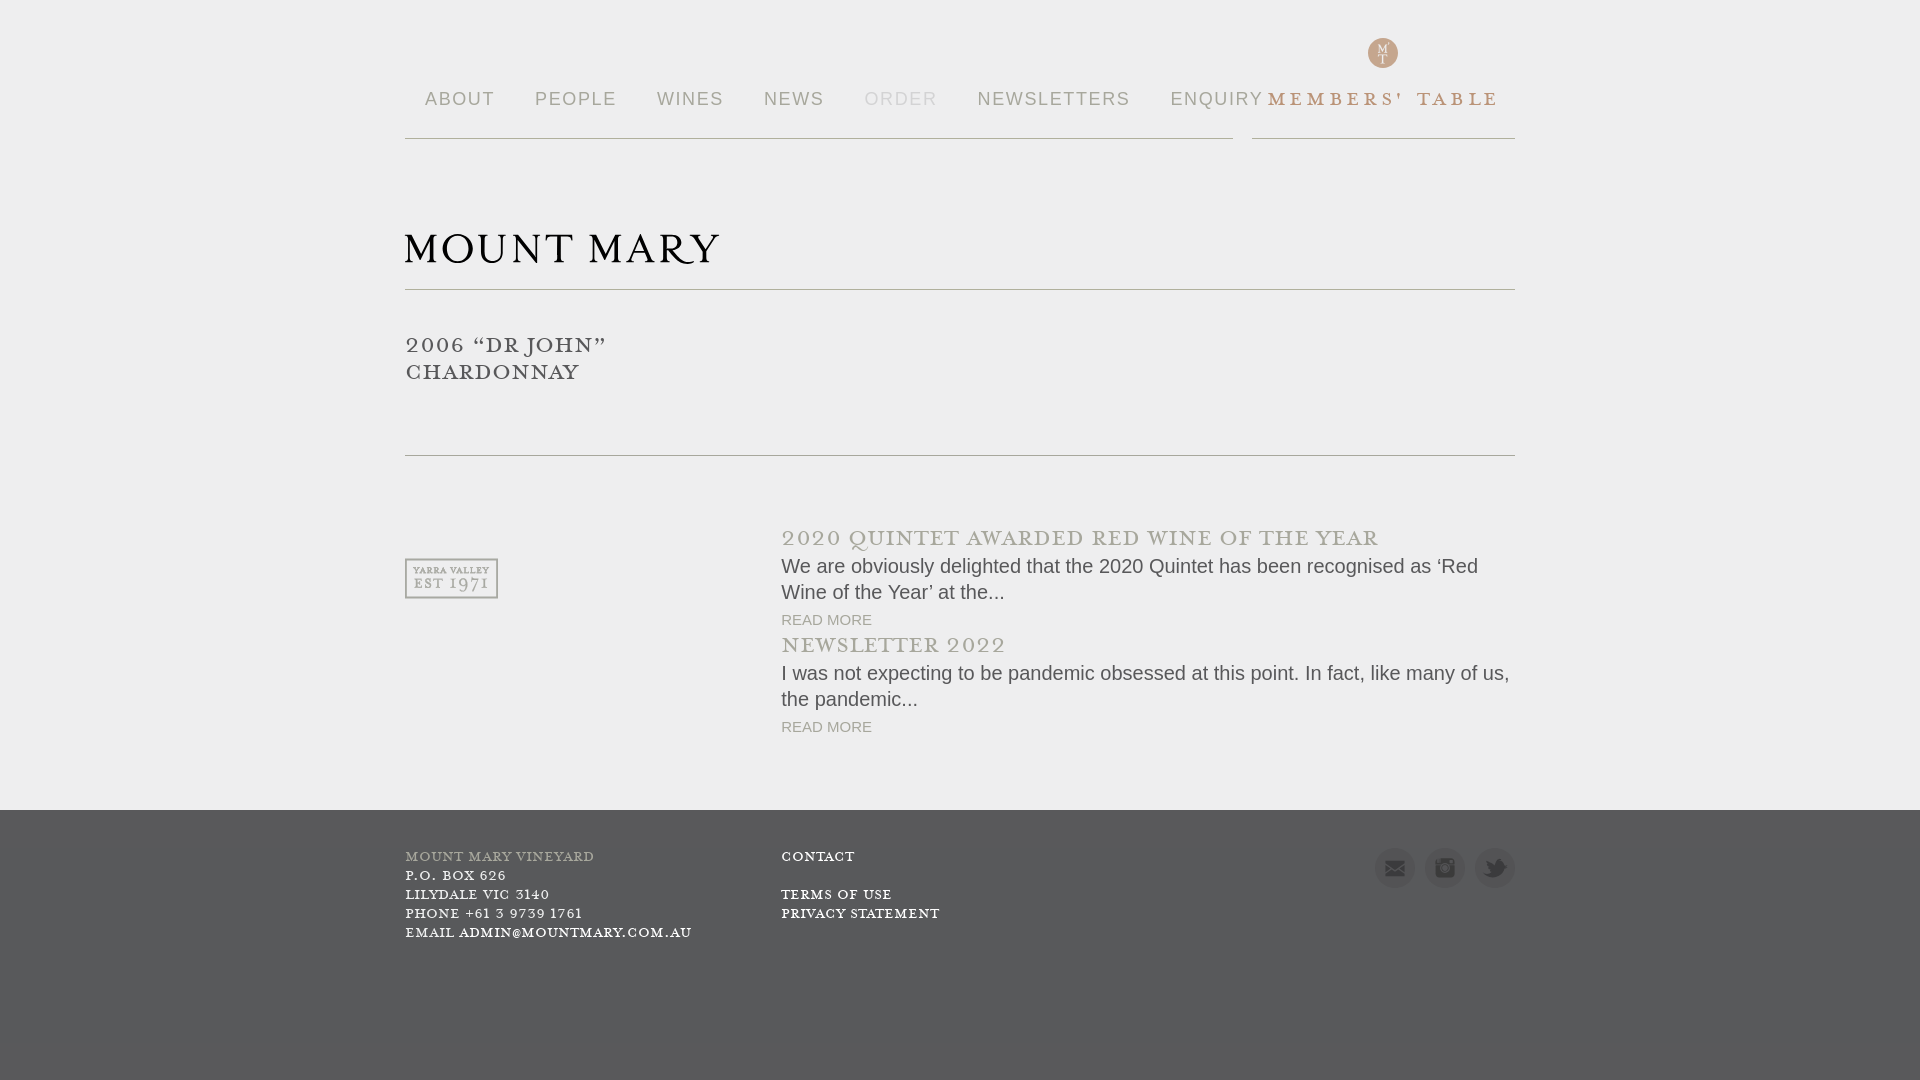  I want to click on 'ADMIN@MOUNTMARY.COM.AU', so click(574, 933).